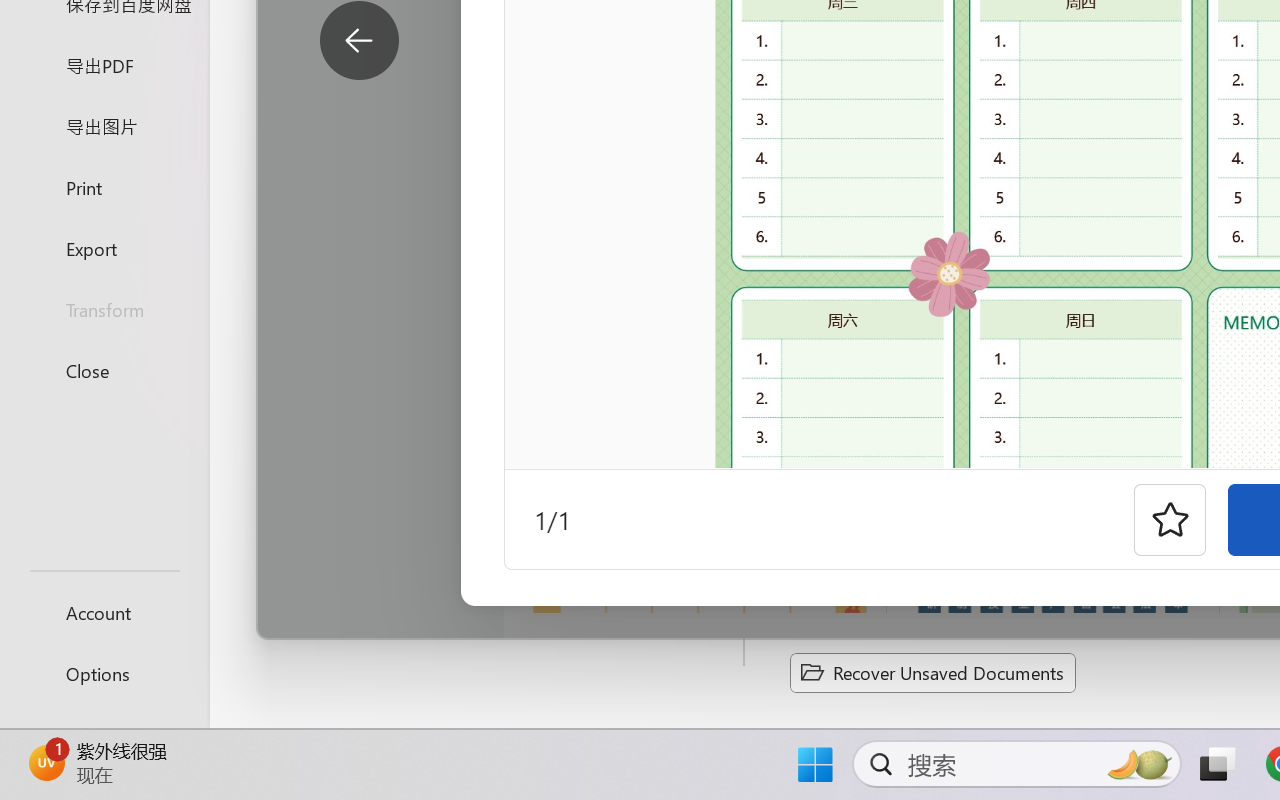 The image size is (1280, 800). What do you see at coordinates (103, 308) in the screenshot?
I see `'Transform'` at bounding box center [103, 308].